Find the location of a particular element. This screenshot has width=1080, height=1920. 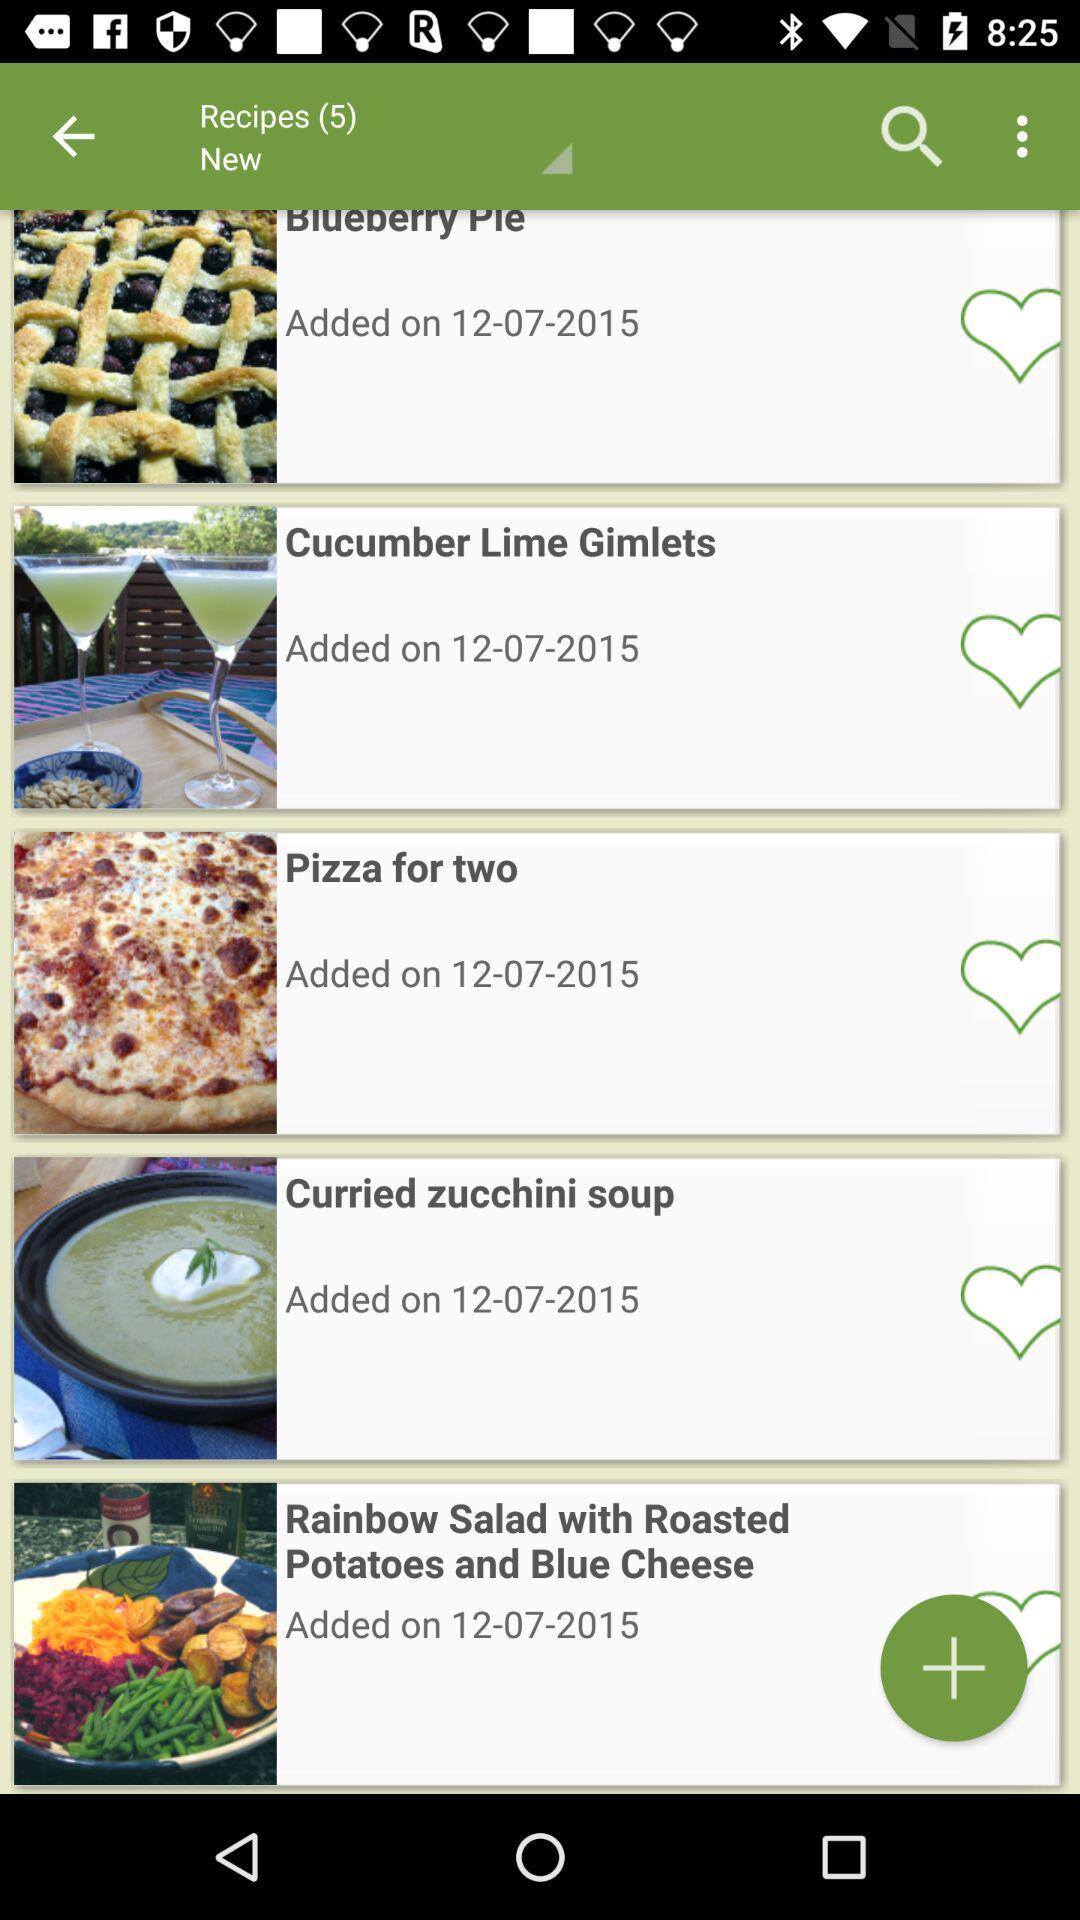

heart like option is located at coordinates (997, 1310).